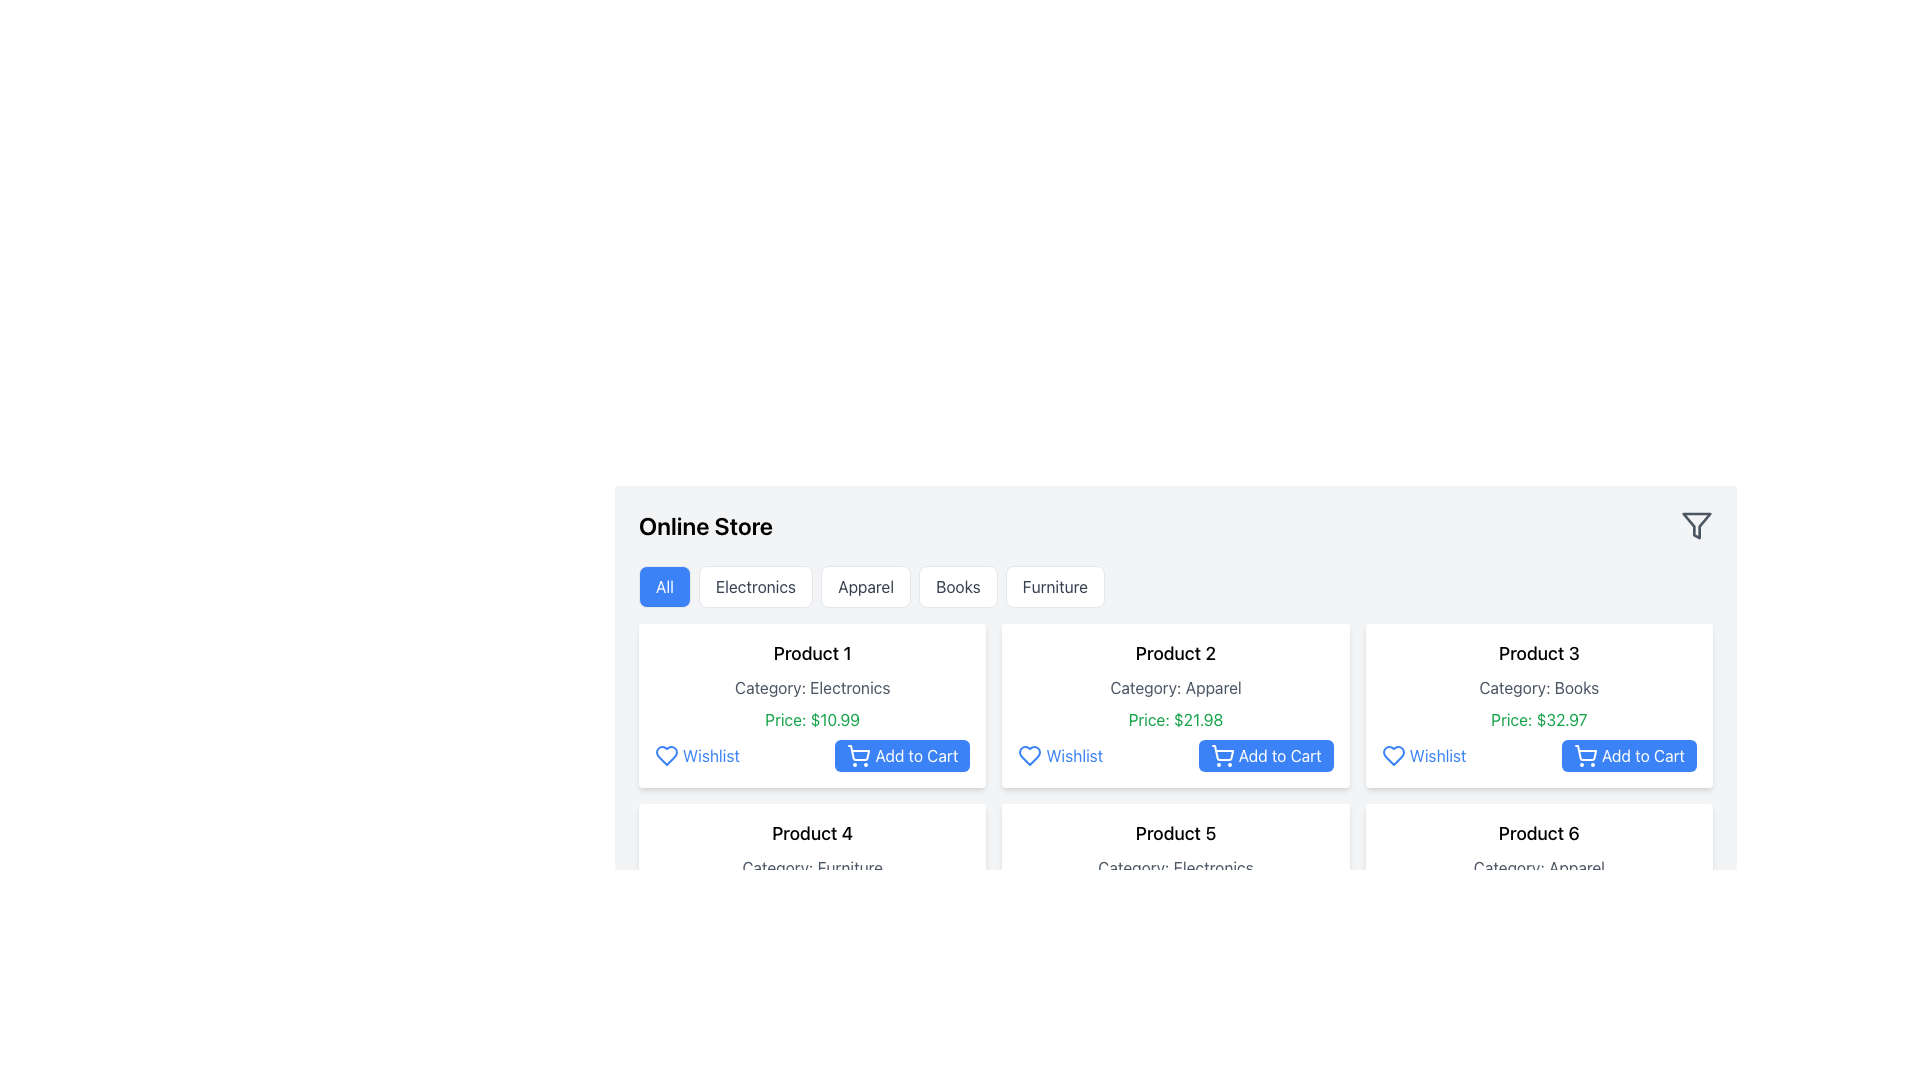  I want to click on the 'Add to Cart' button located in the bottom right part of the product information card for 'Product 1', so click(901, 936).